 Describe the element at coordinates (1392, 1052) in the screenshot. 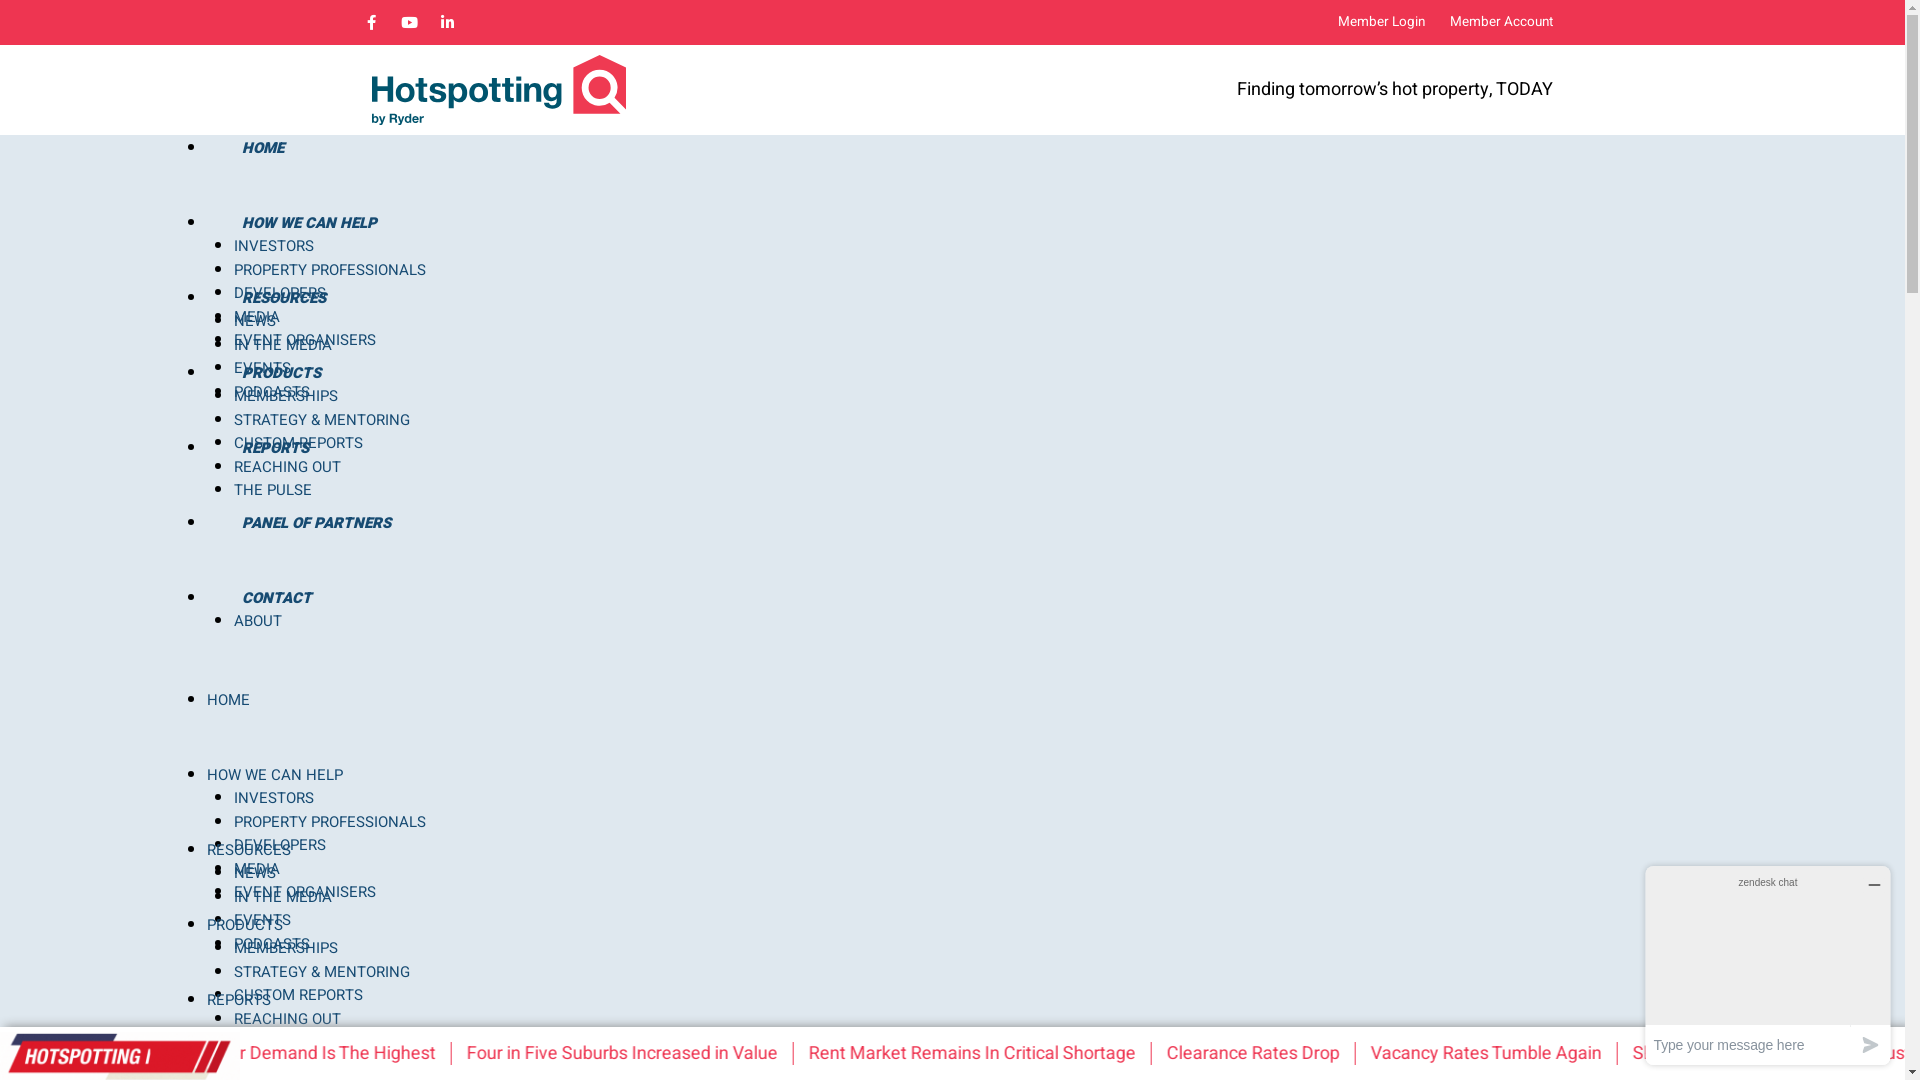

I see `'Vacancy Rates Tumble Again'` at that location.